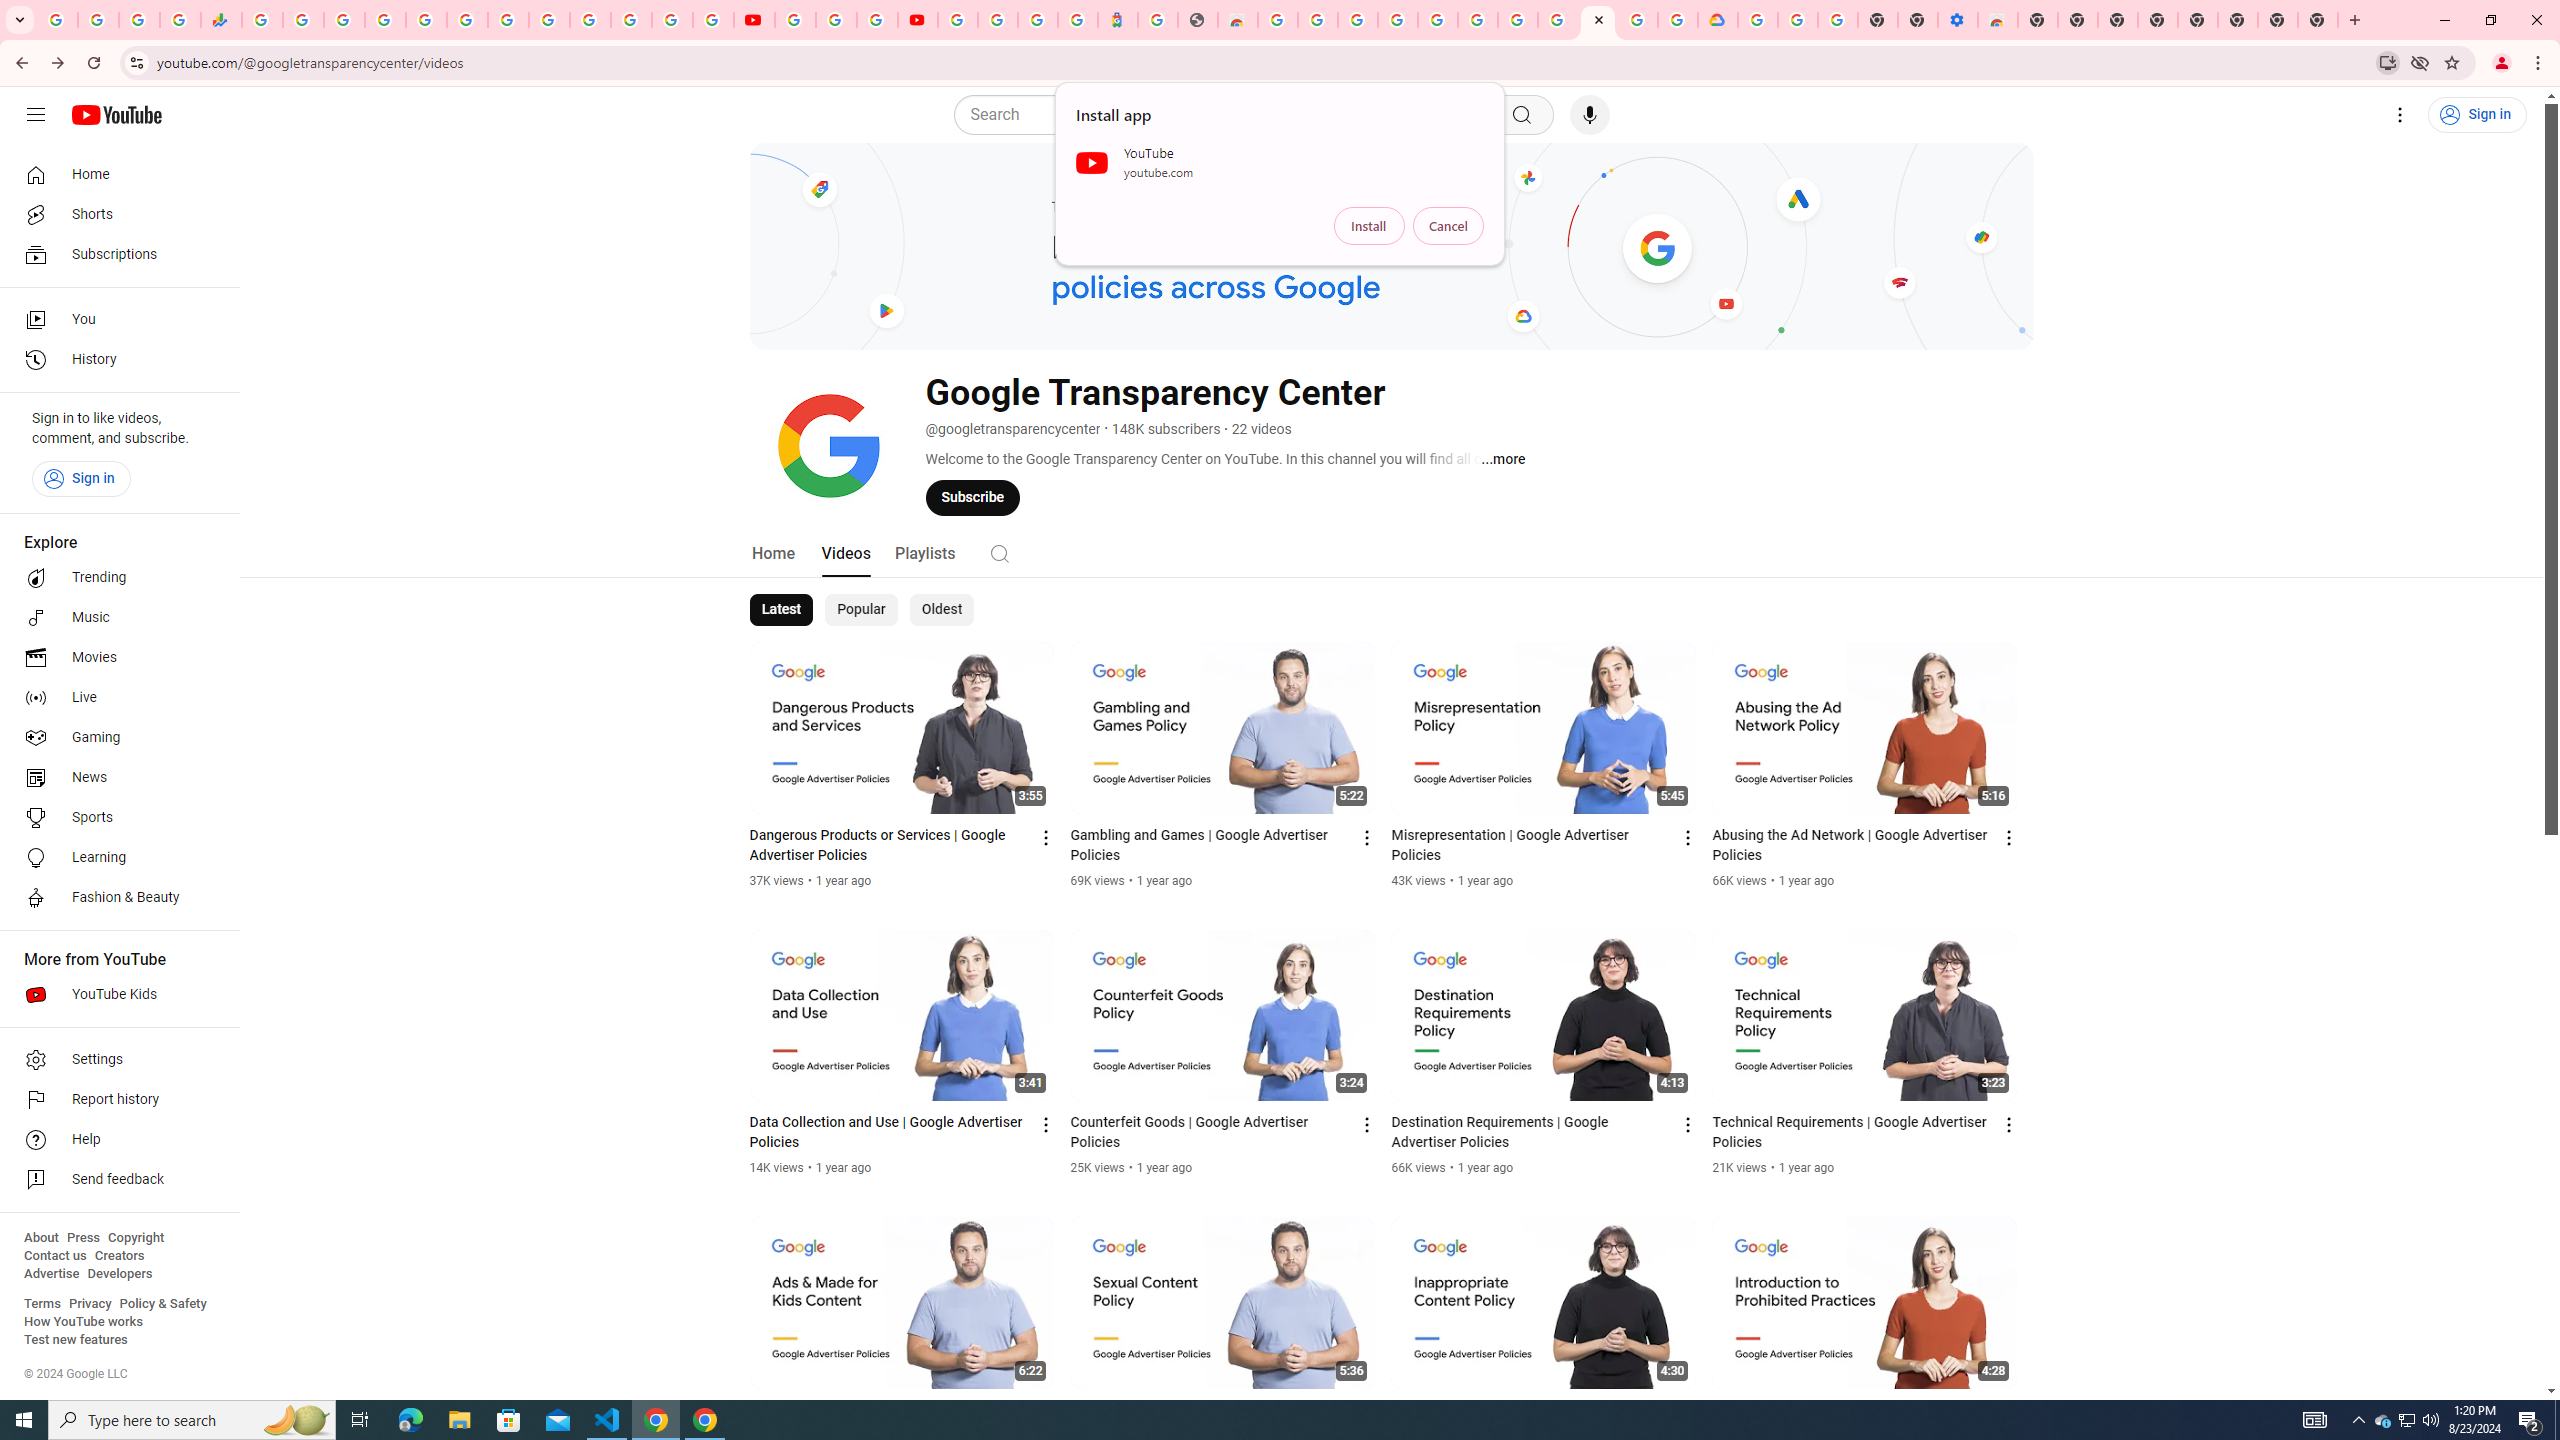 The image size is (2560, 1440). Describe the element at coordinates (1797, 19) in the screenshot. I see `'Google Account Help'` at that location.